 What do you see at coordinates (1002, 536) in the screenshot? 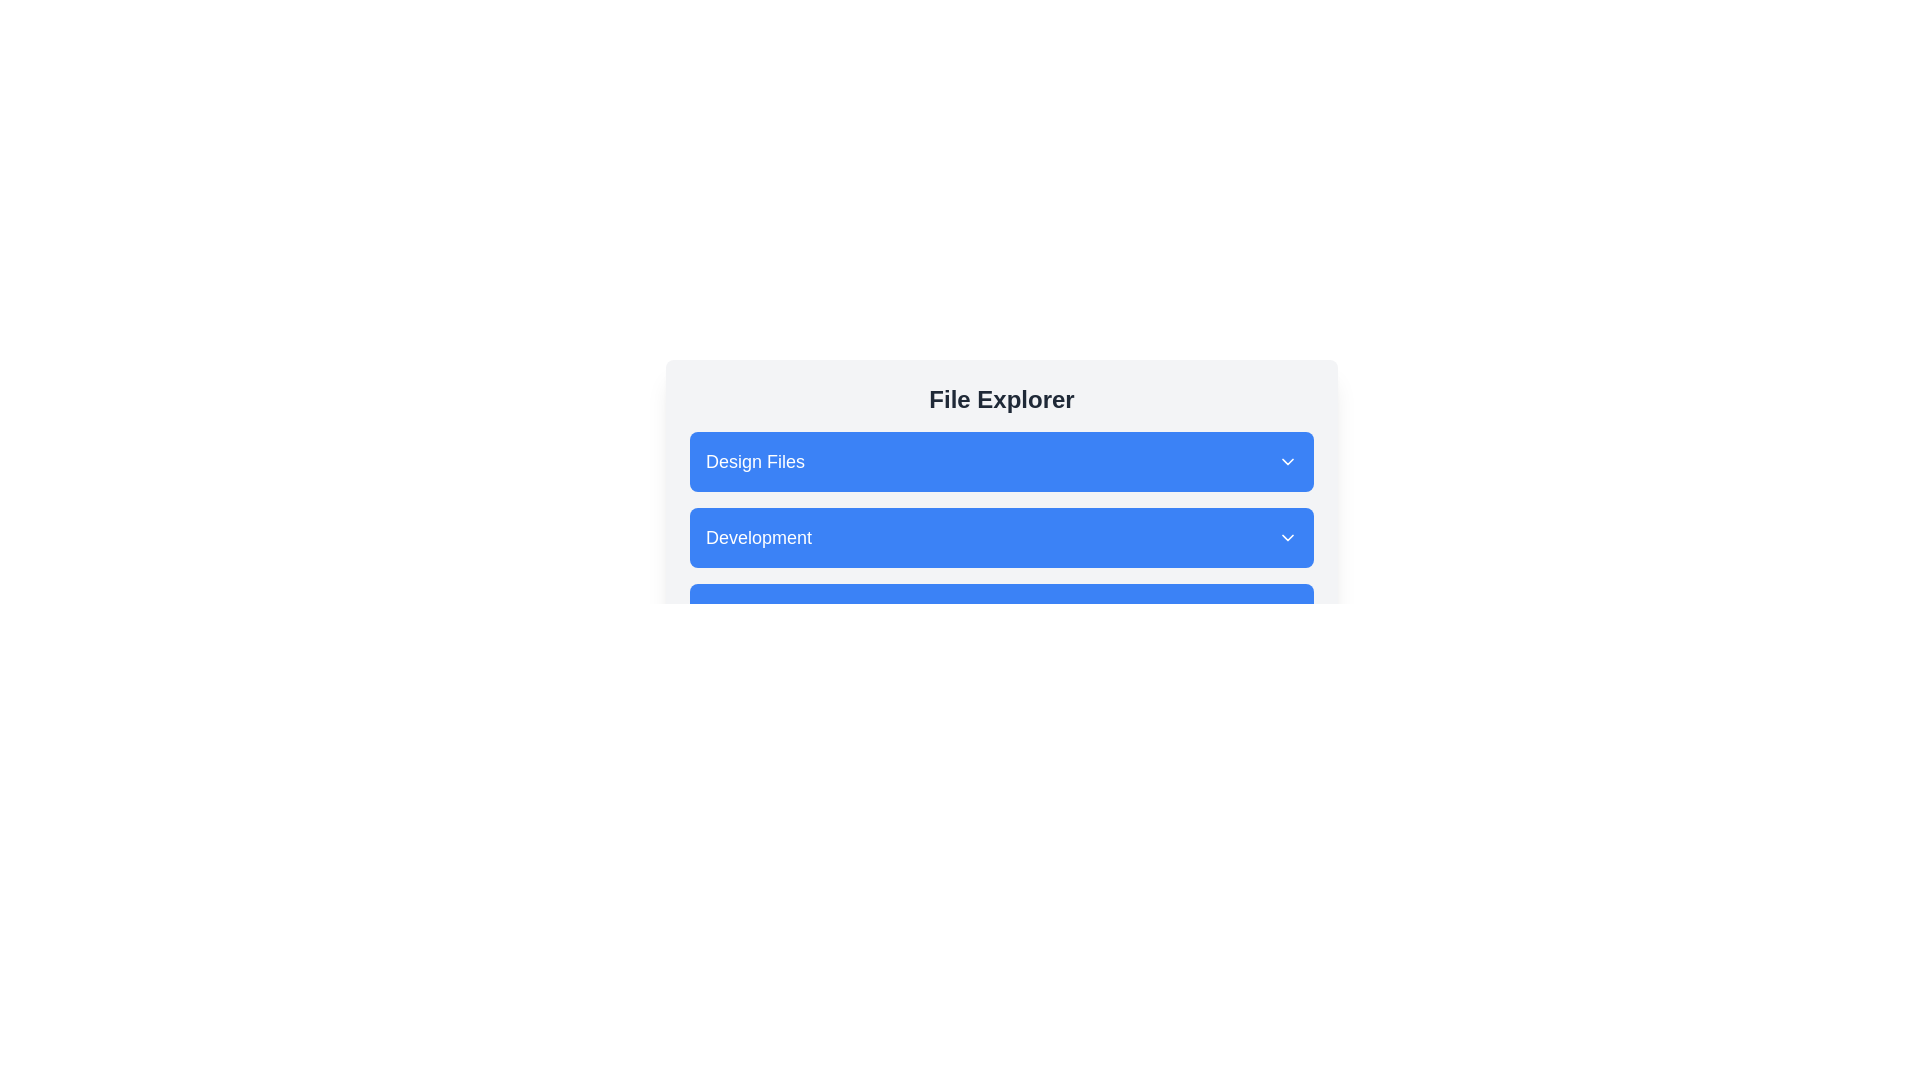
I see `the file named PitchDeck.pptx within the folder Development` at bounding box center [1002, 536].